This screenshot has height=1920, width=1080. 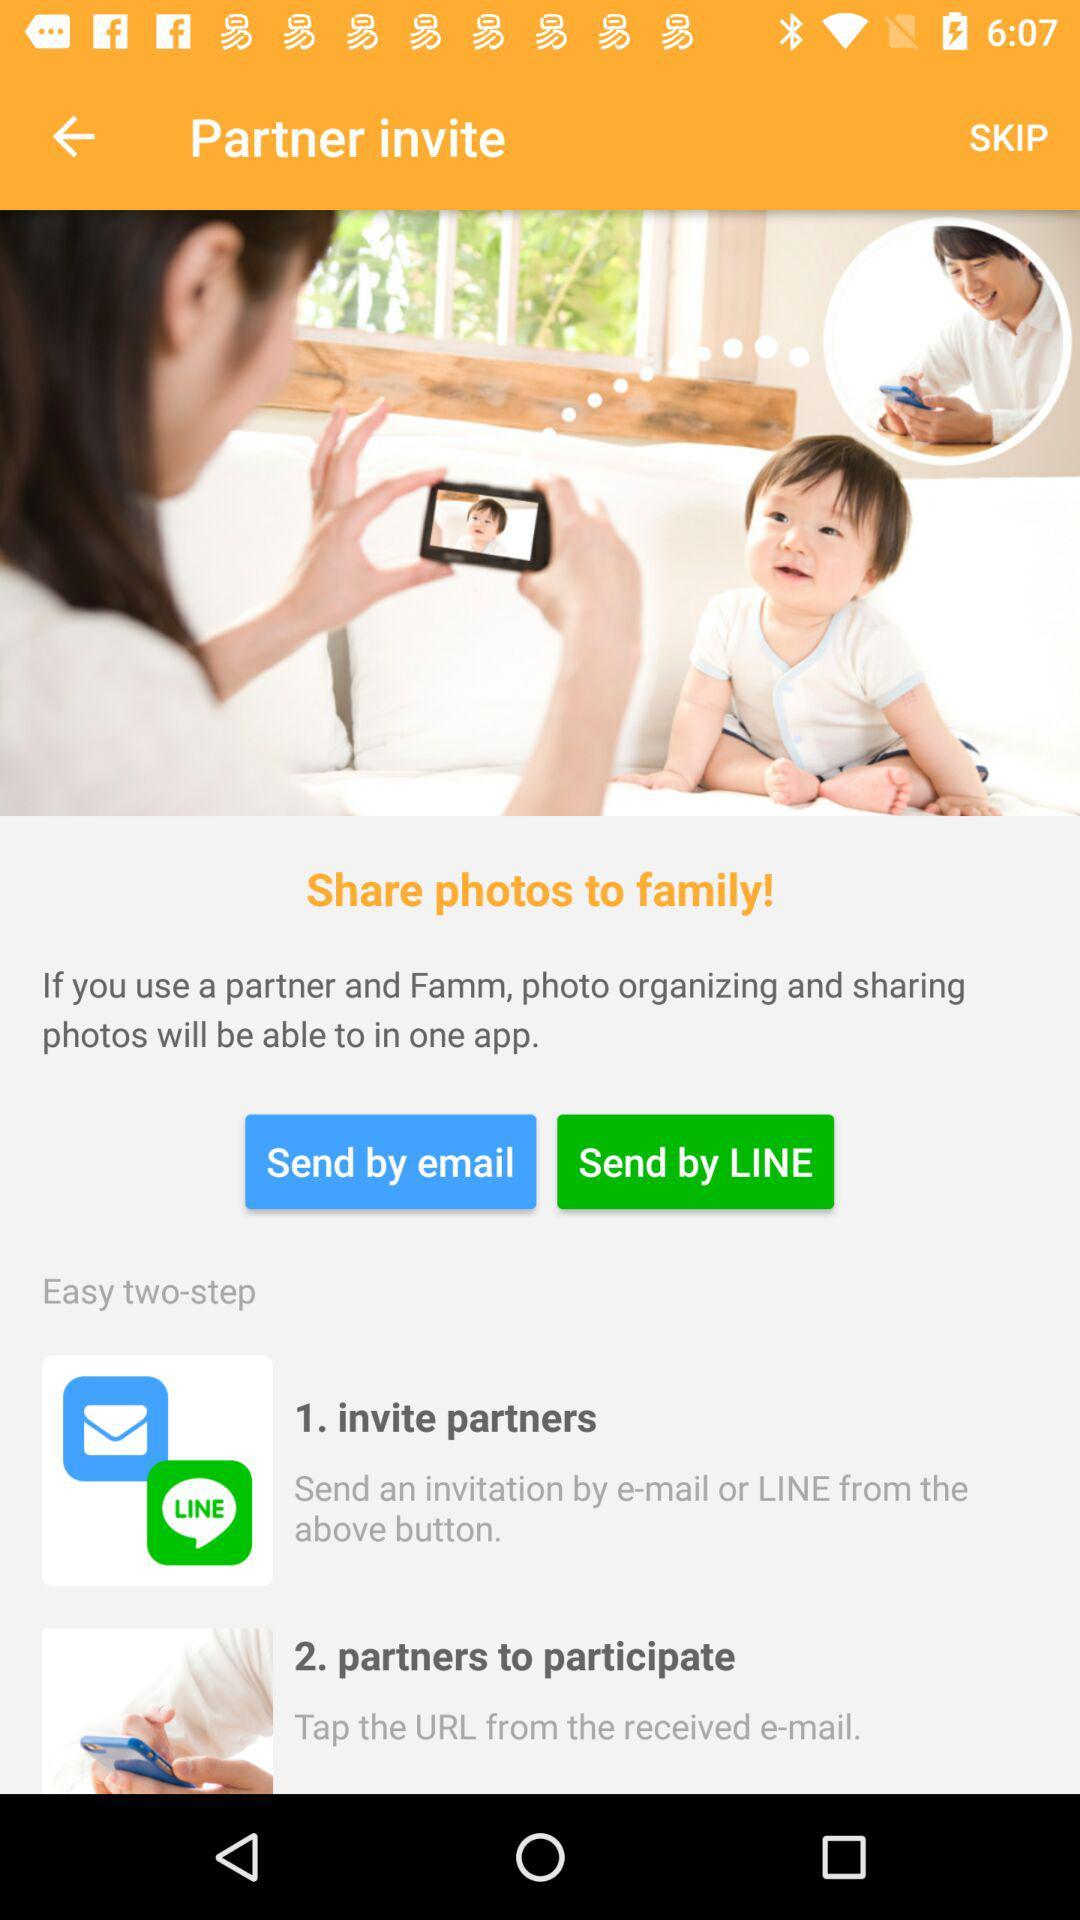 I want to click on the icon to the left of the partner invite item, so click(x=72, y=135).